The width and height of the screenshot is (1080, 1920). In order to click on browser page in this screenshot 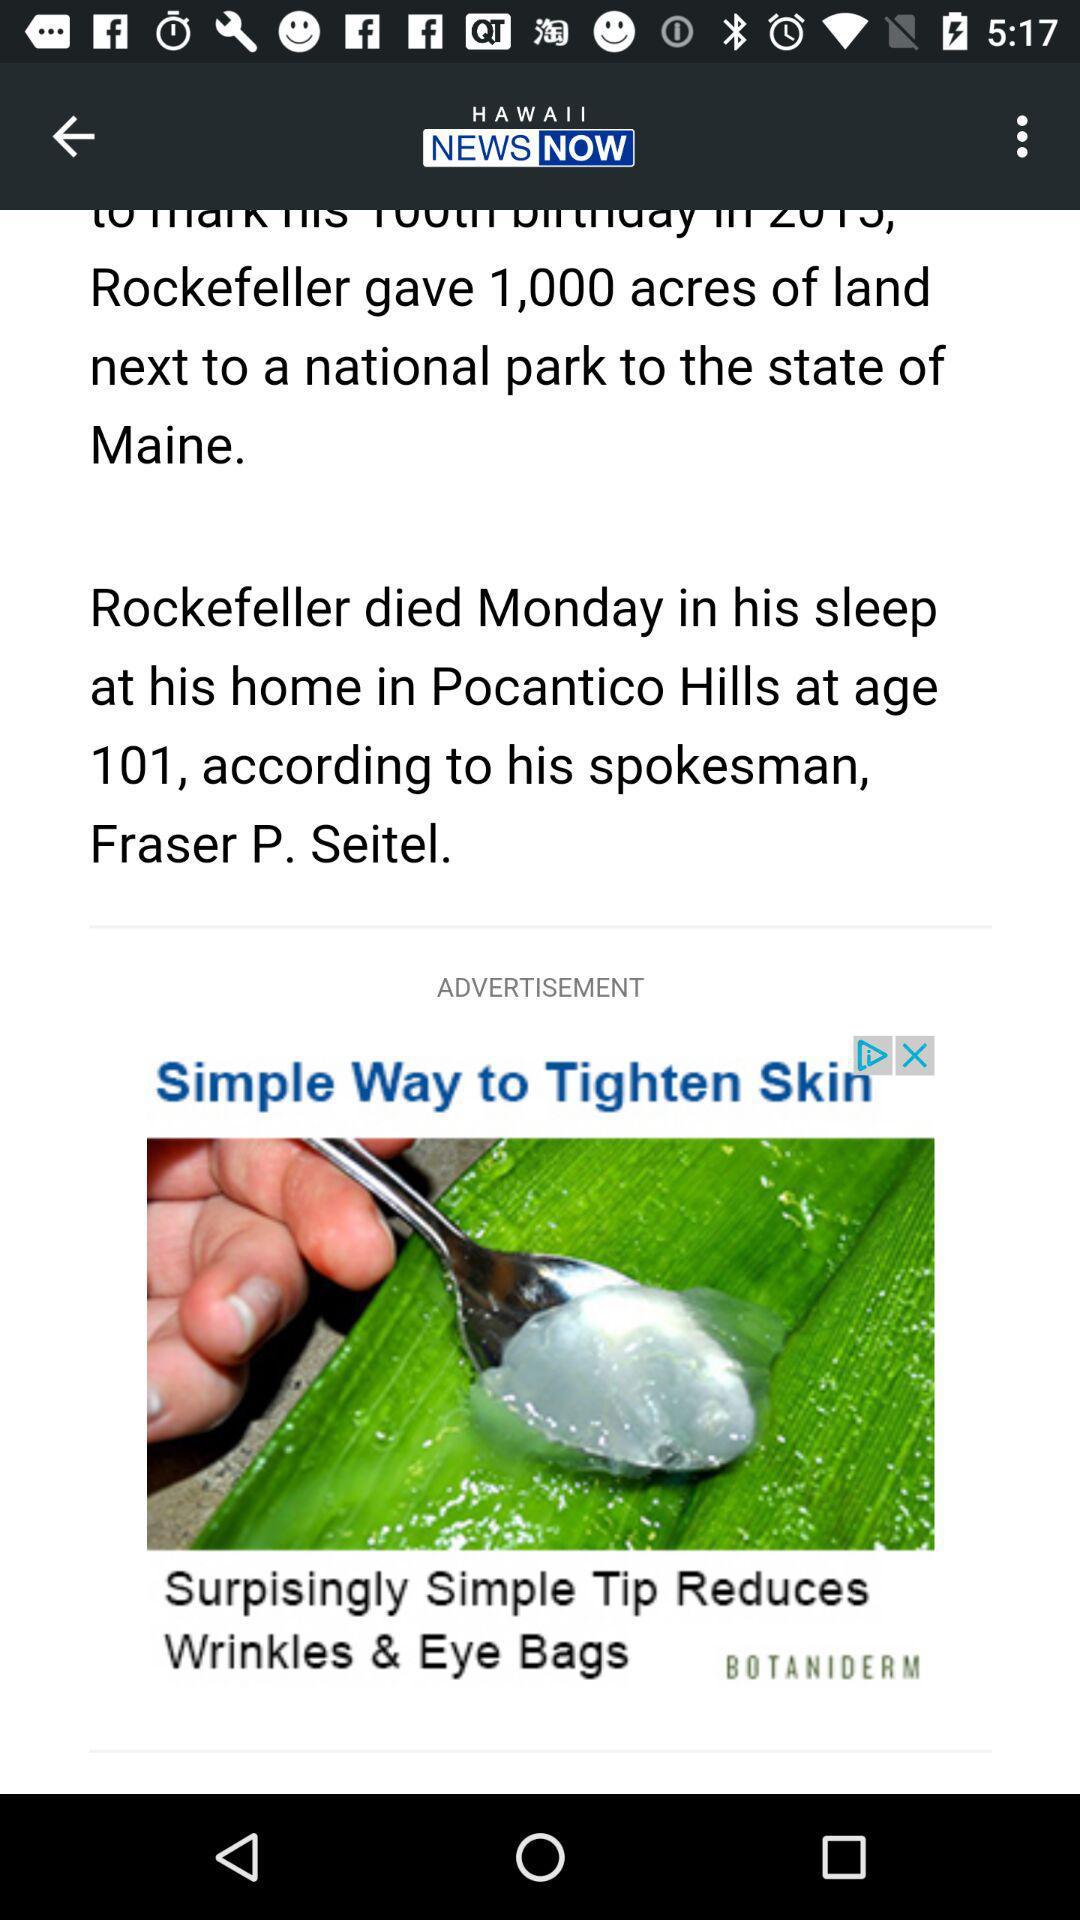, I will do `click(540, 1002)`.